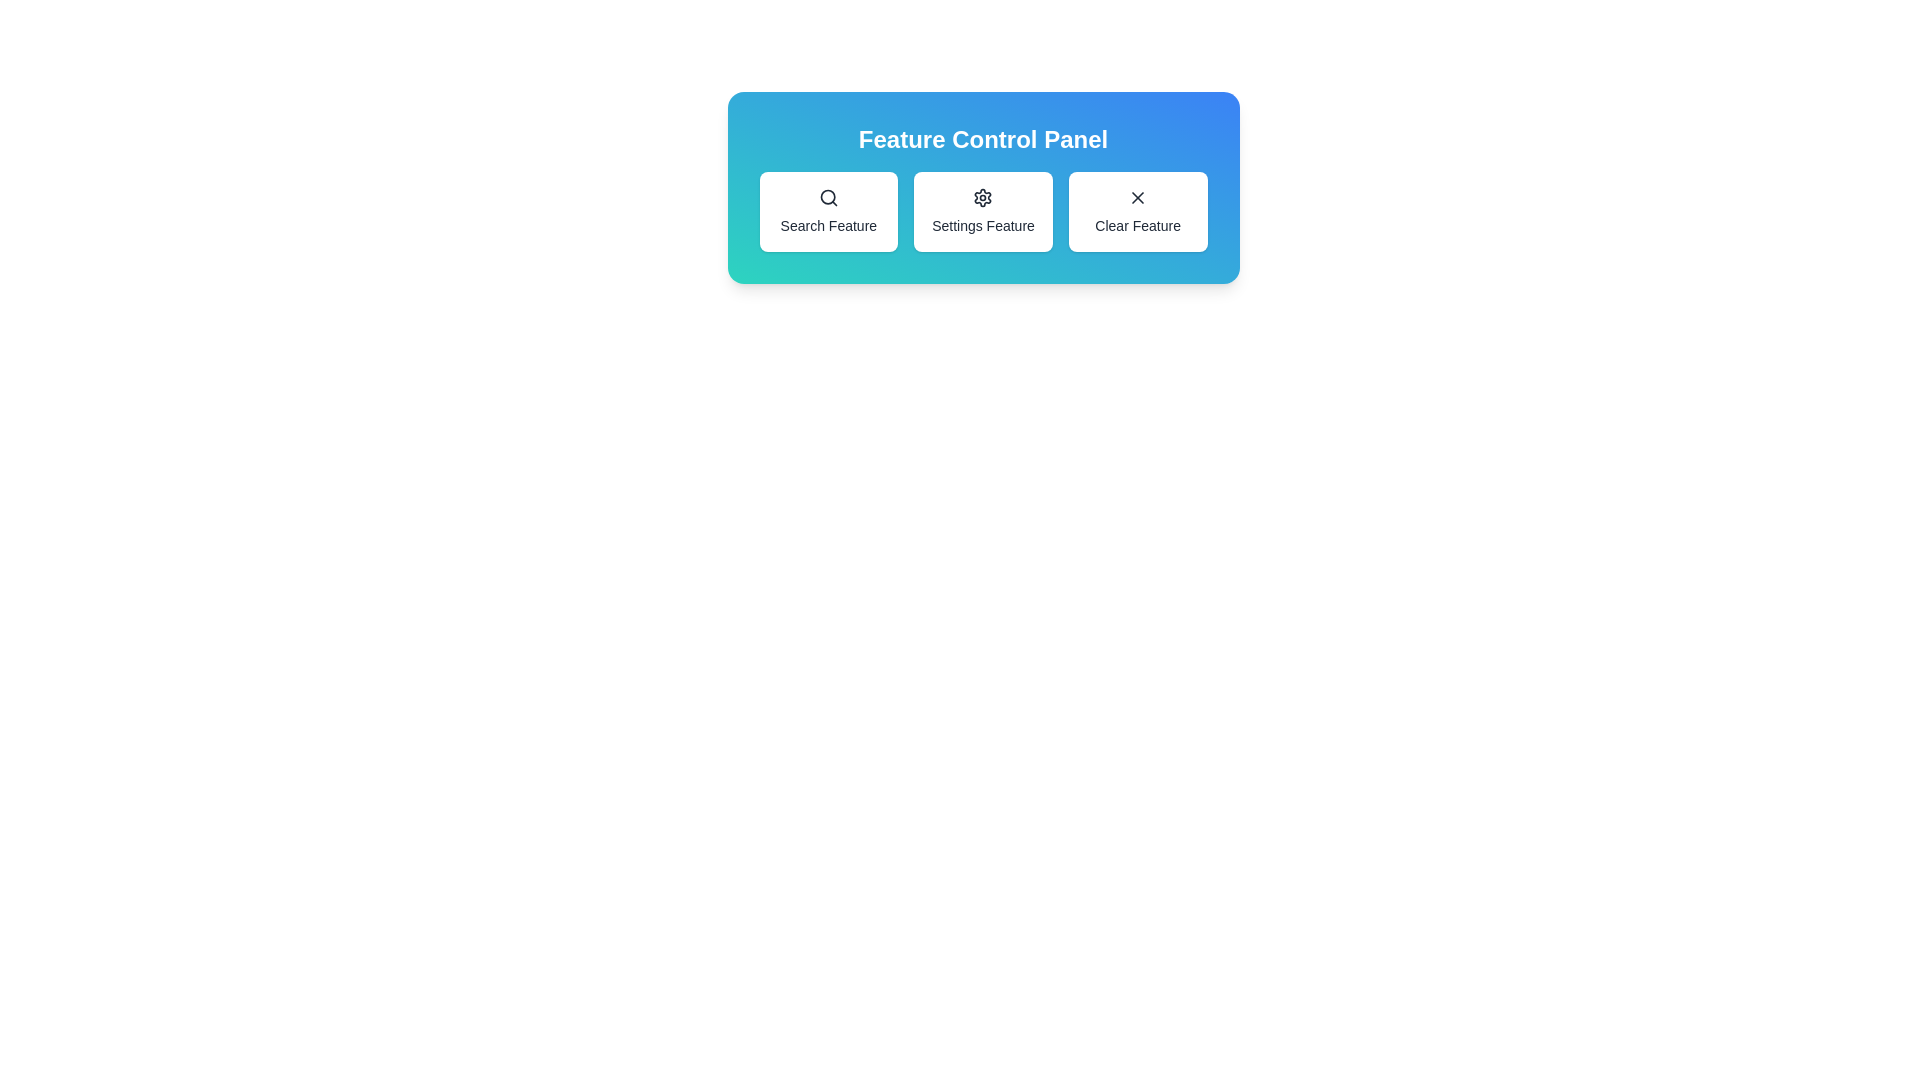 The width and height of the screenshot is (1920, 1080). I want to click on the 'Search Feature' button for keyboard navigation, so click(828, 212).